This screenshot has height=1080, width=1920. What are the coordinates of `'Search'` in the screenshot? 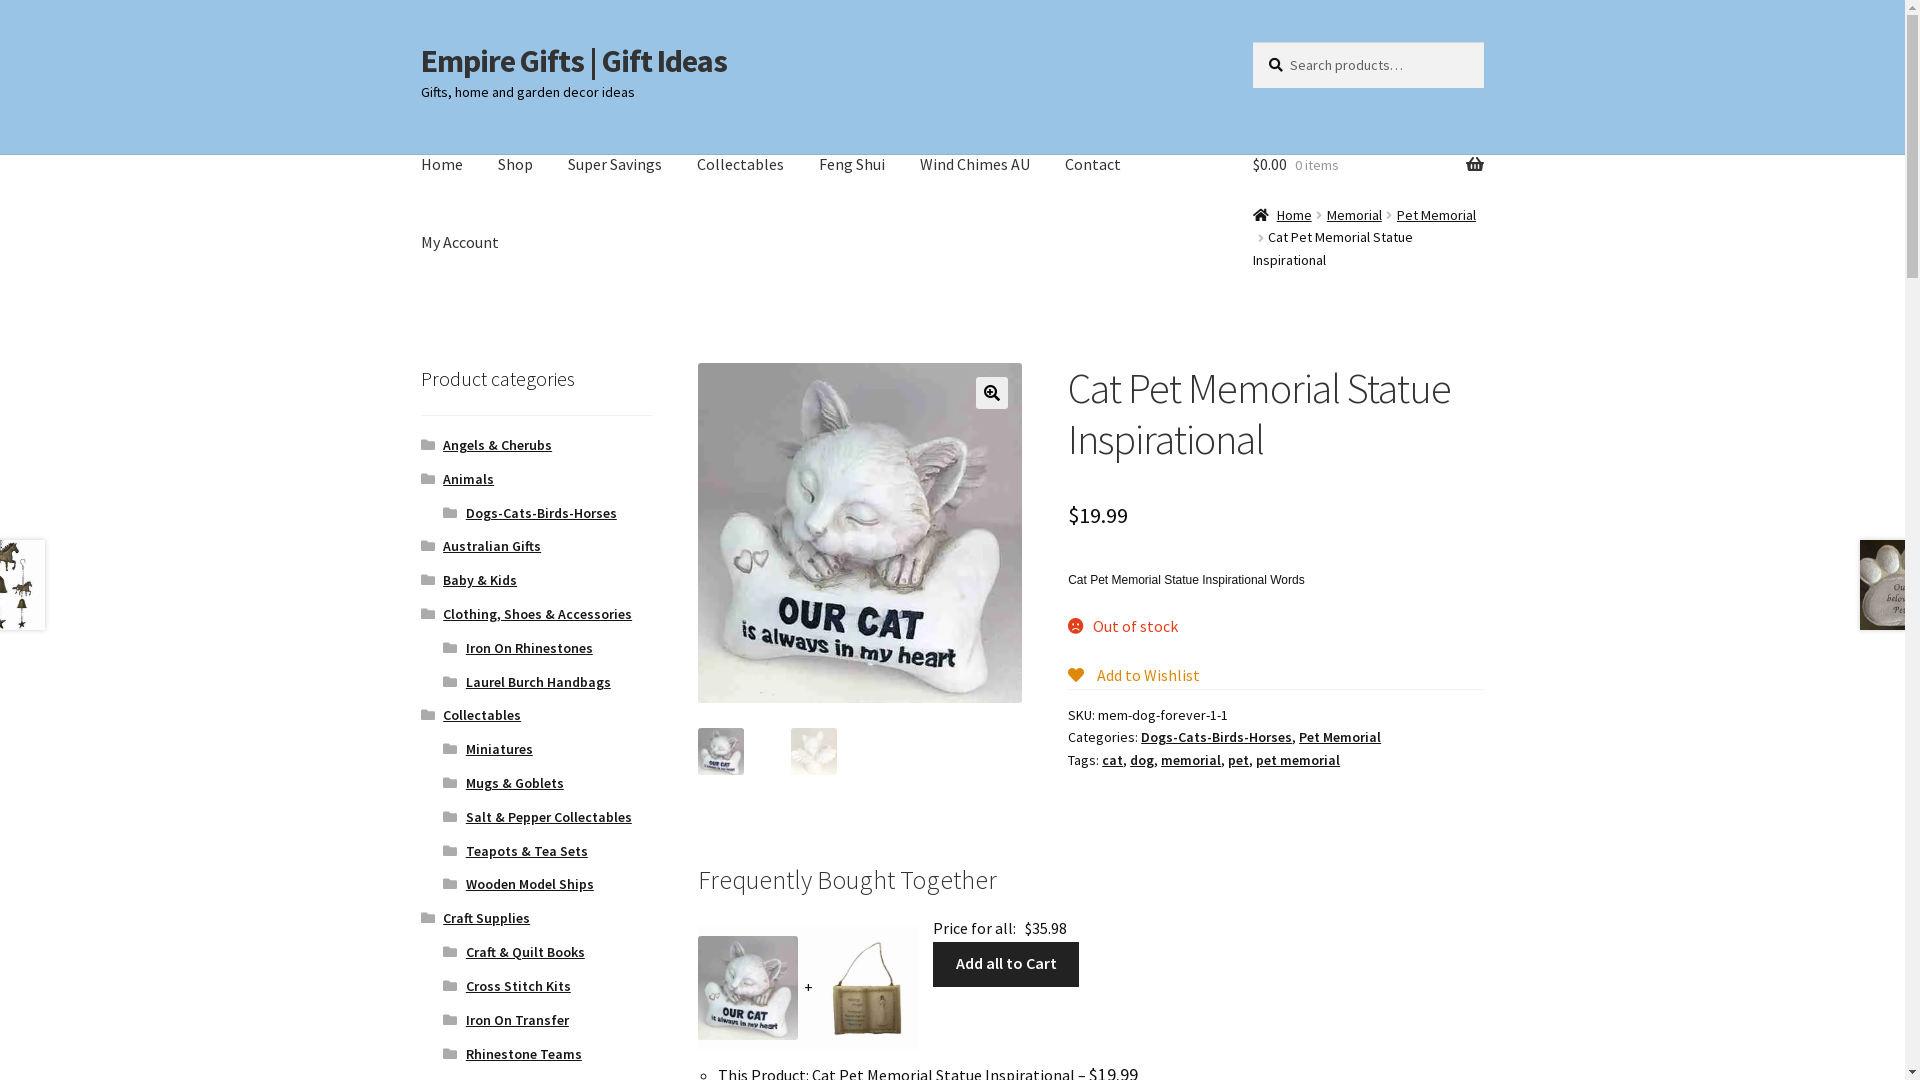 It's located at (1251, 41).